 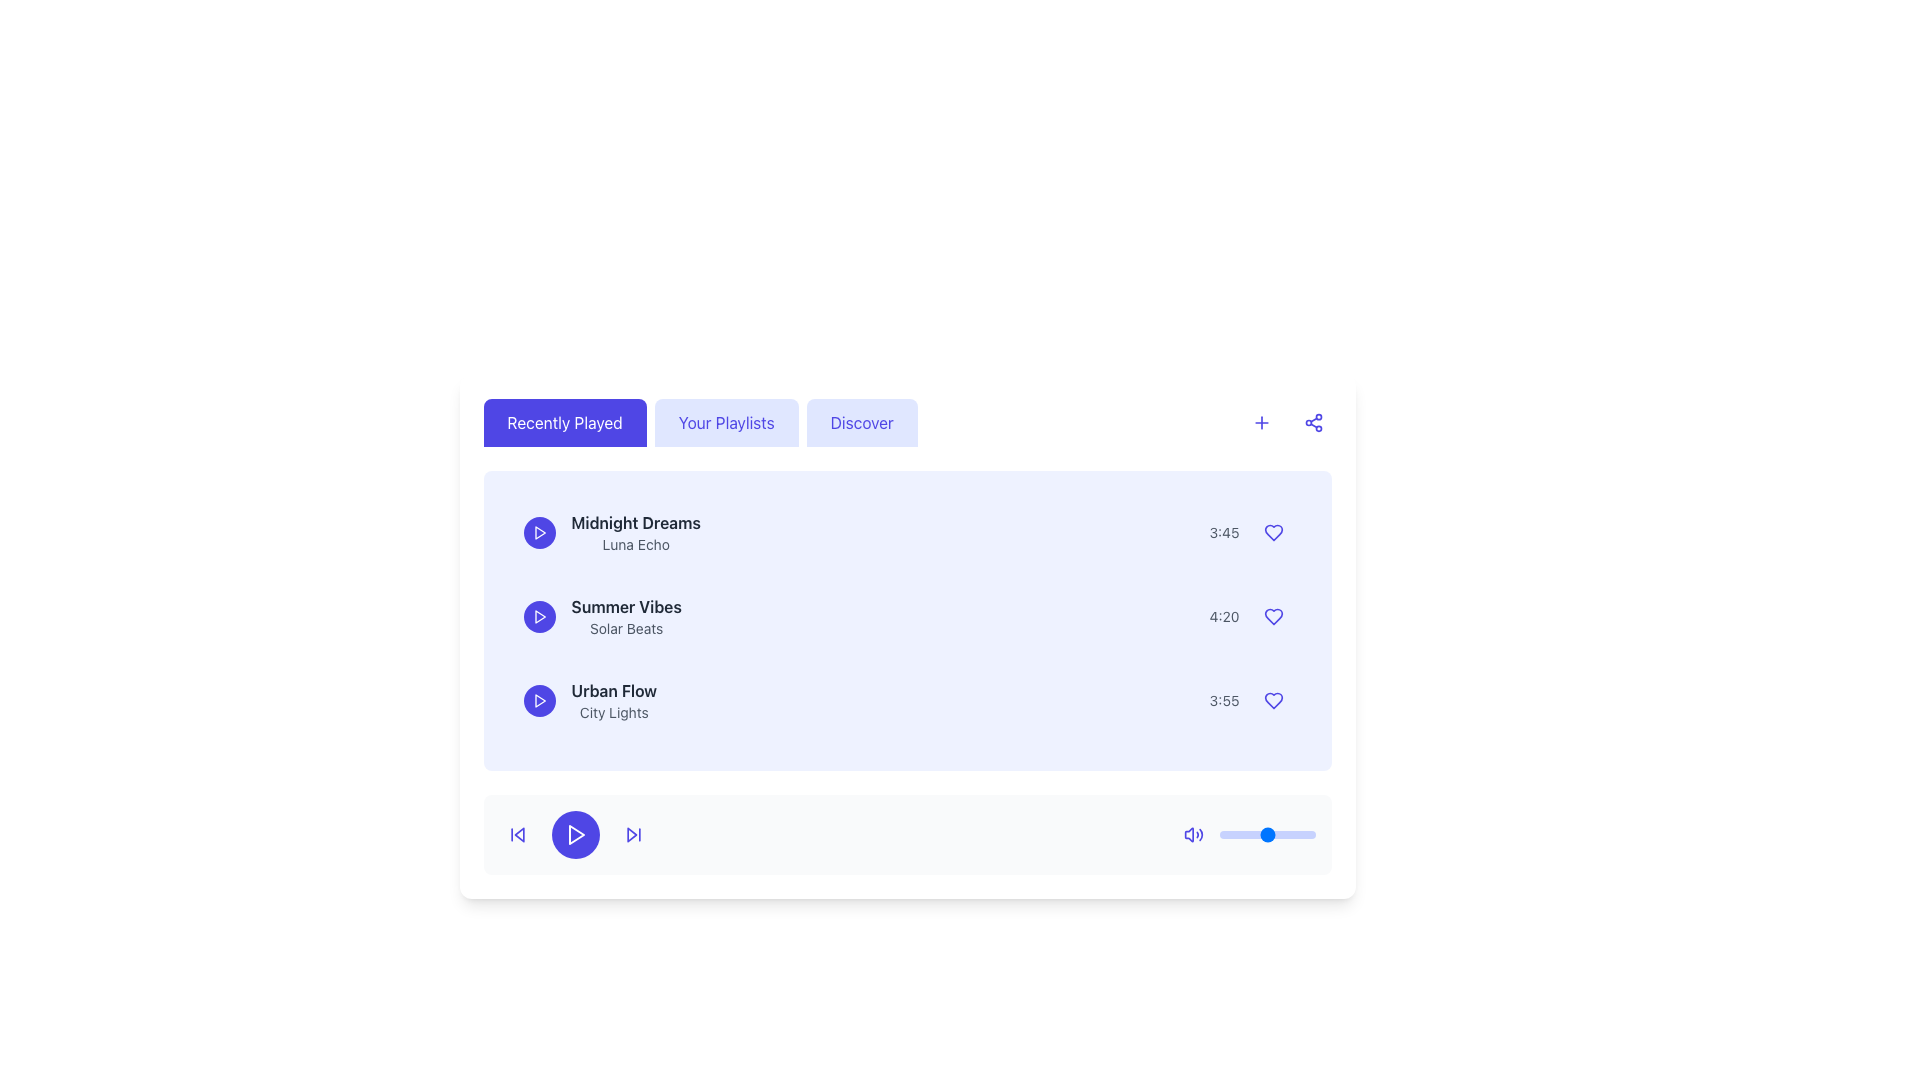 I want to click on the slider, so click(x=1301, y=834).